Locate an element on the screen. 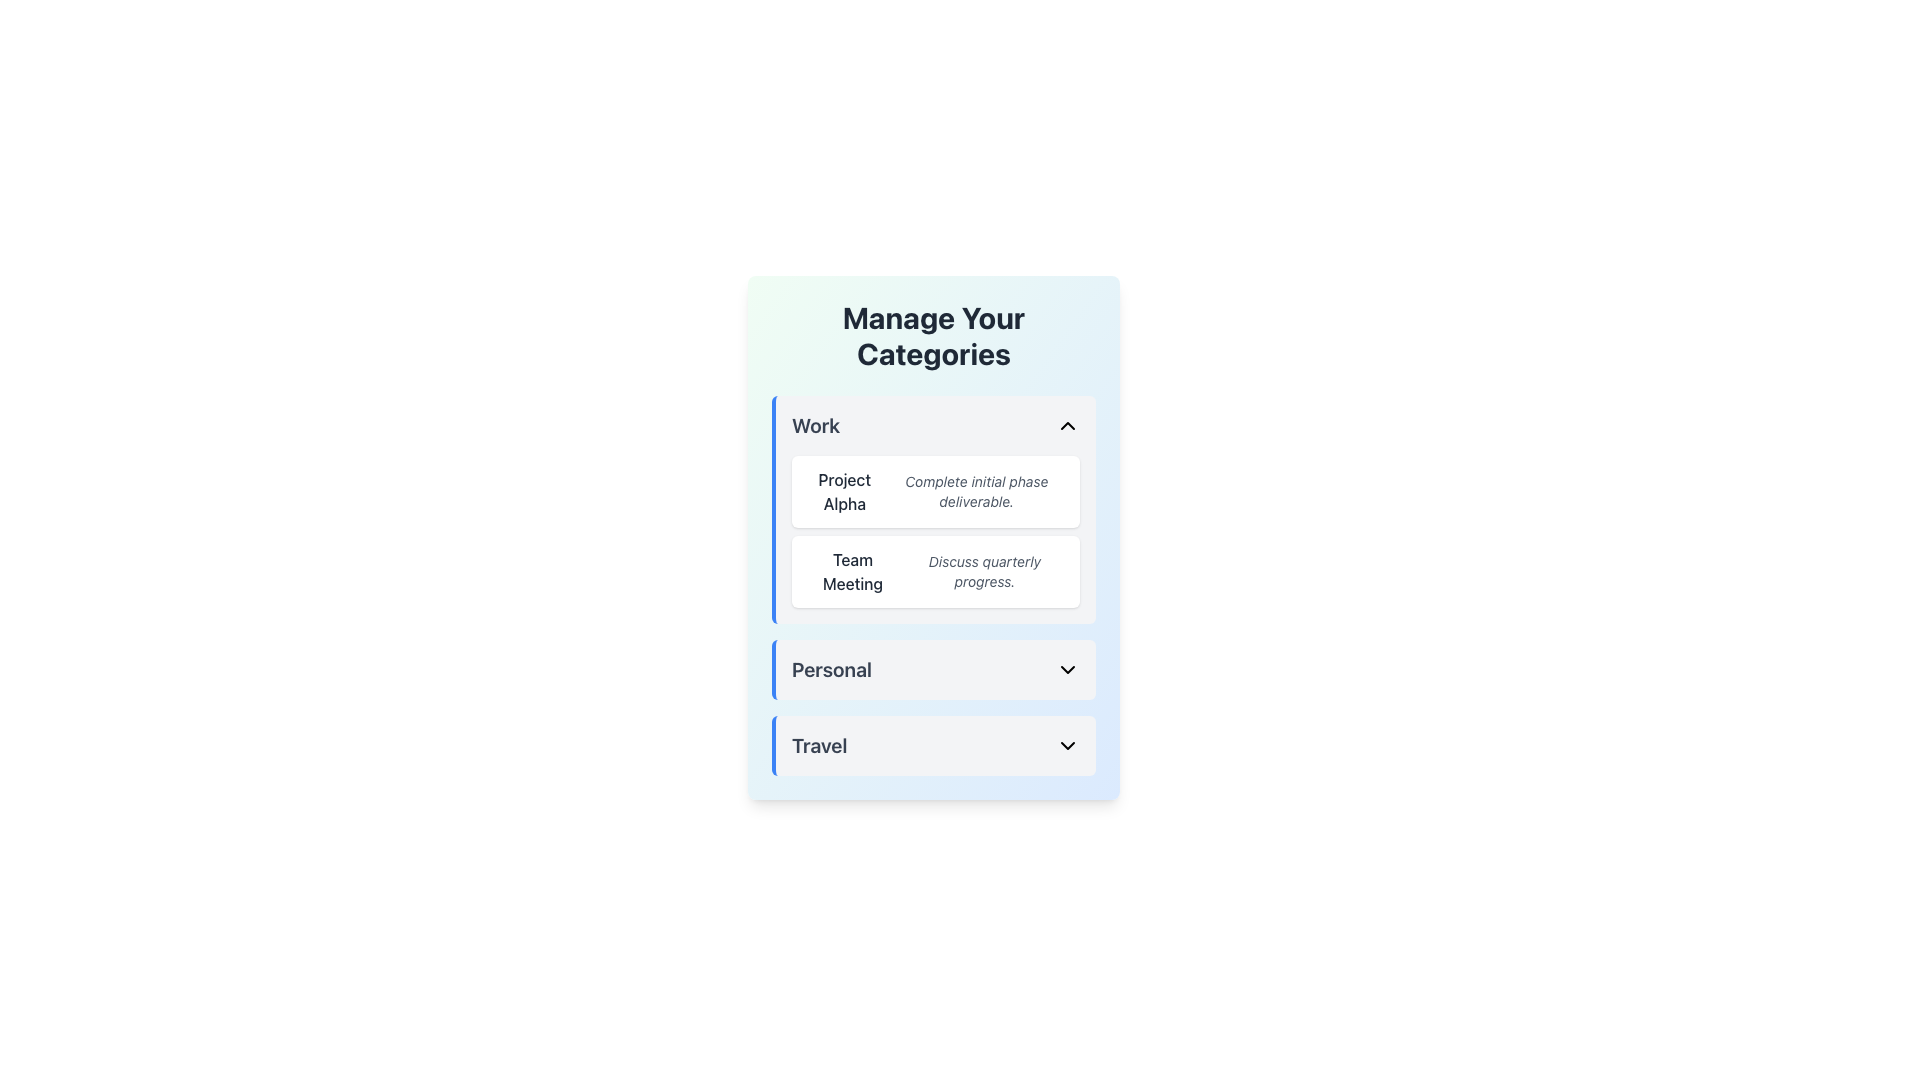  the left-aligned text label for the 'Team Meeting' entry located within the second card under the 'Work' section, positioned to the left of the description 'Discuss quarterly progress.' is located at coordinates (853, 571).